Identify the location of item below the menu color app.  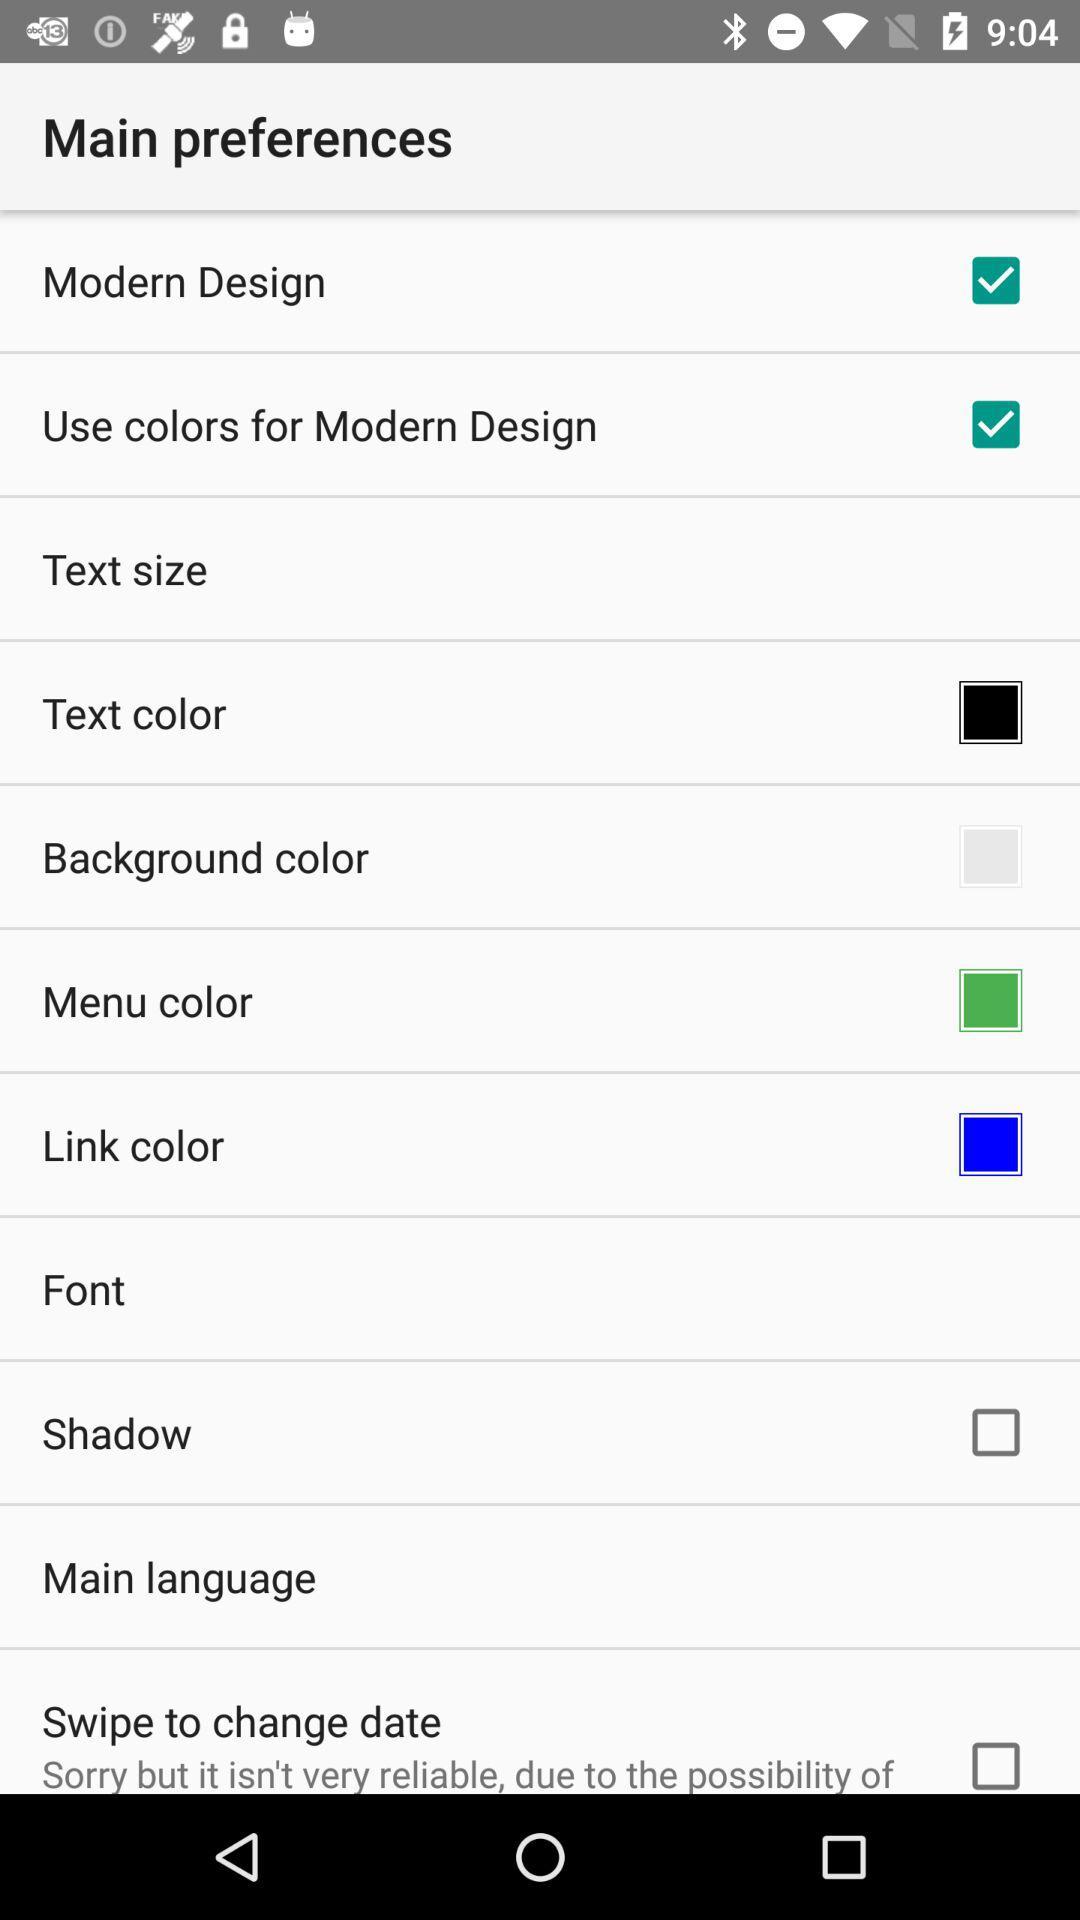
(133, 1144).